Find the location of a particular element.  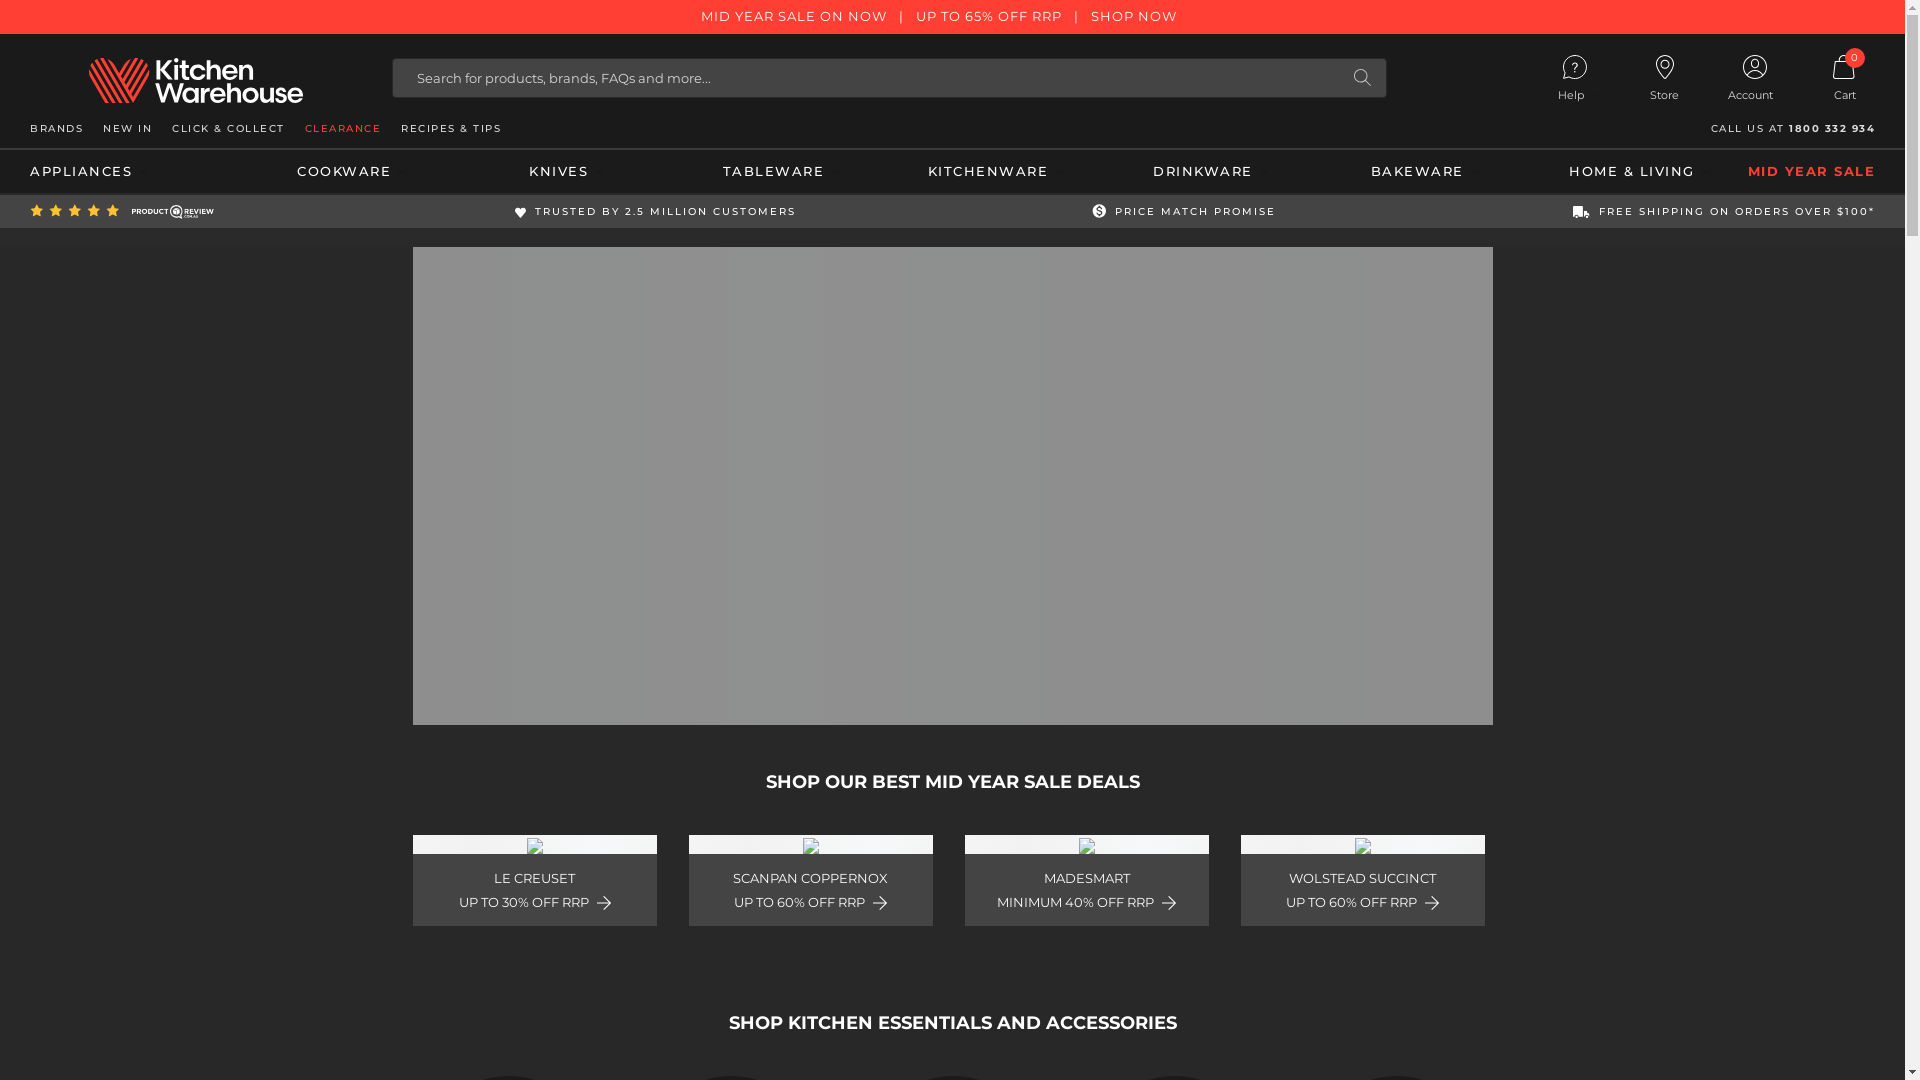

'CLEARANCE' is located at coordinates (342, 128).